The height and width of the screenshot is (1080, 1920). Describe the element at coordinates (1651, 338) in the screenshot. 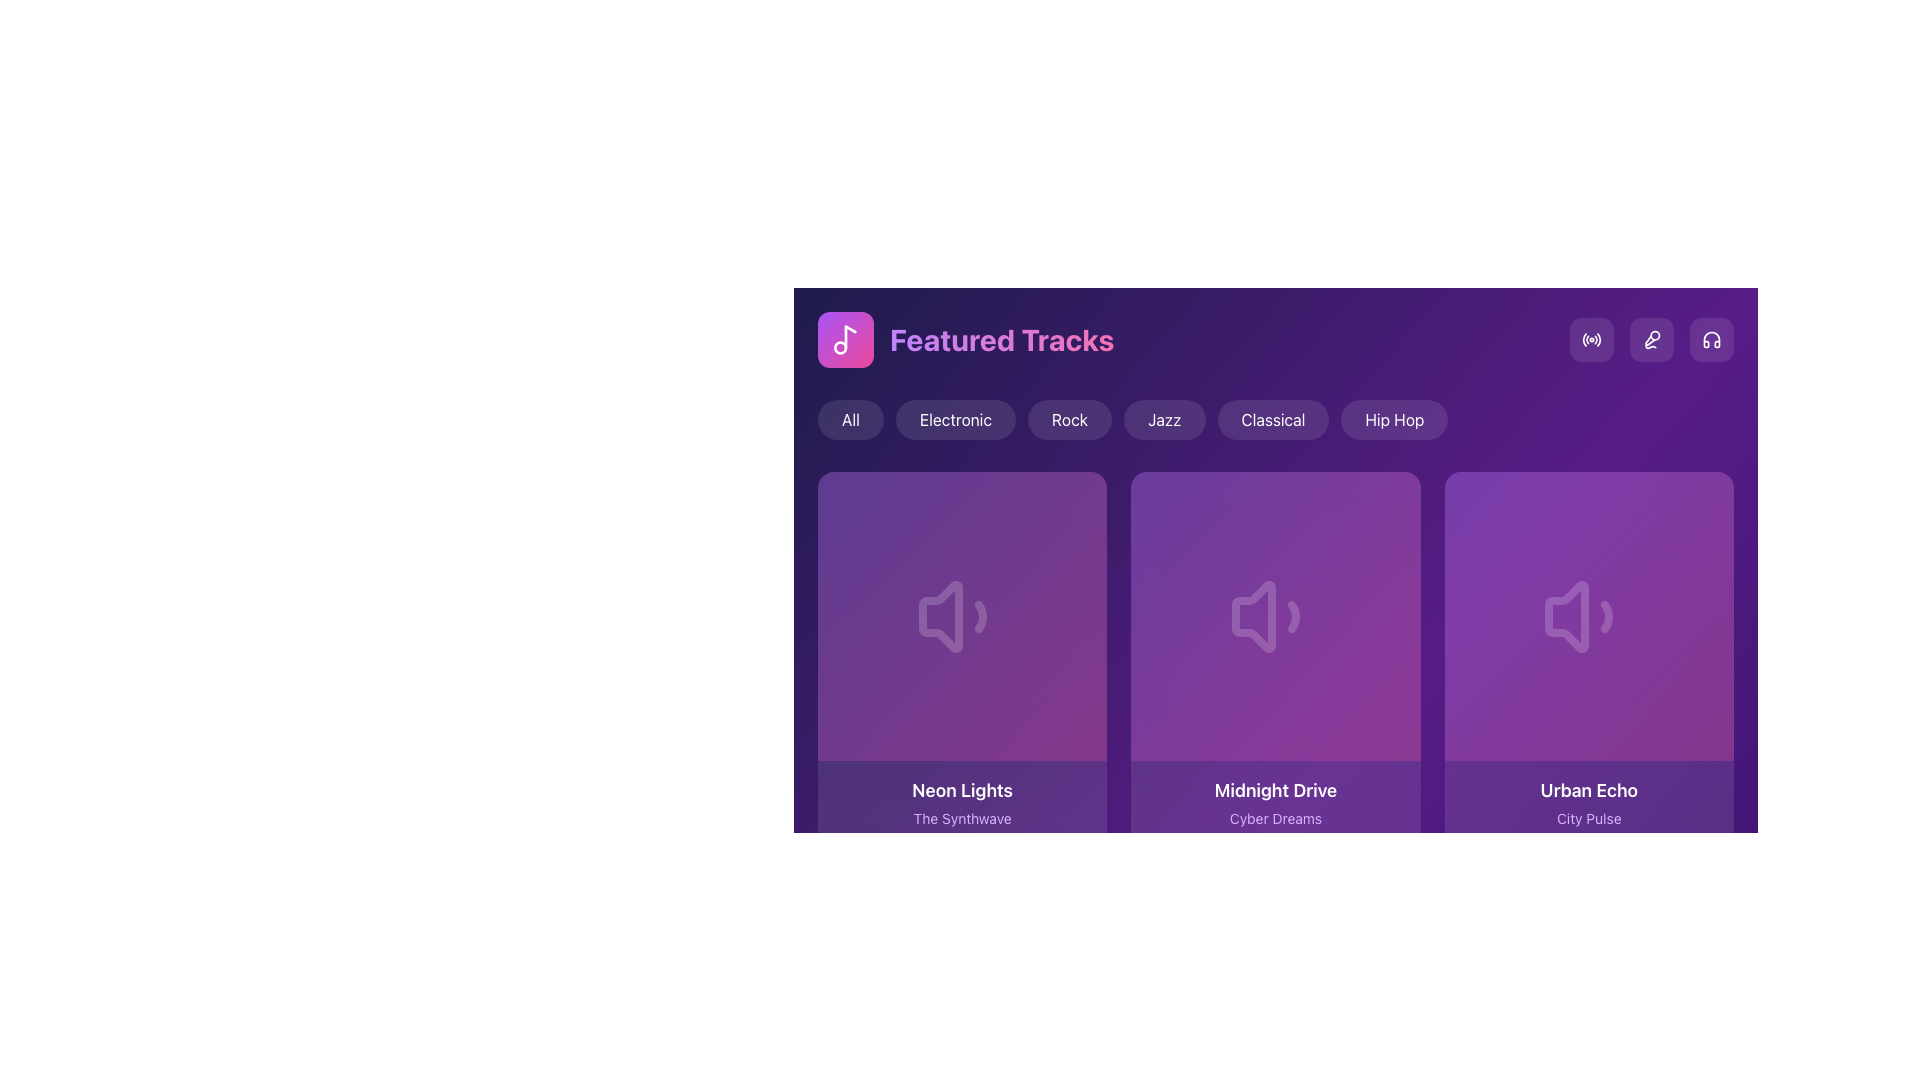

I see `the central microphone button located in the top-right corner of the user interface` at that location.